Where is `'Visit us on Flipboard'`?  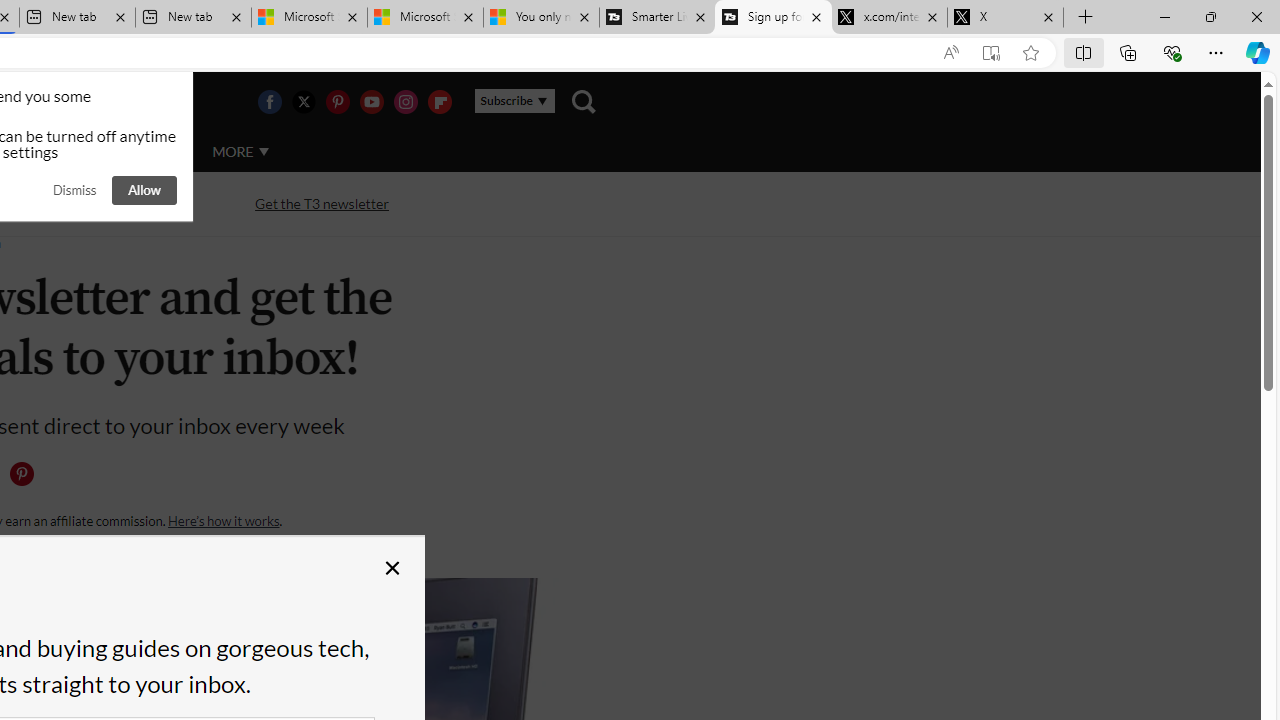 'Visit us on Flipboard' is located at coordinates (438, 101).